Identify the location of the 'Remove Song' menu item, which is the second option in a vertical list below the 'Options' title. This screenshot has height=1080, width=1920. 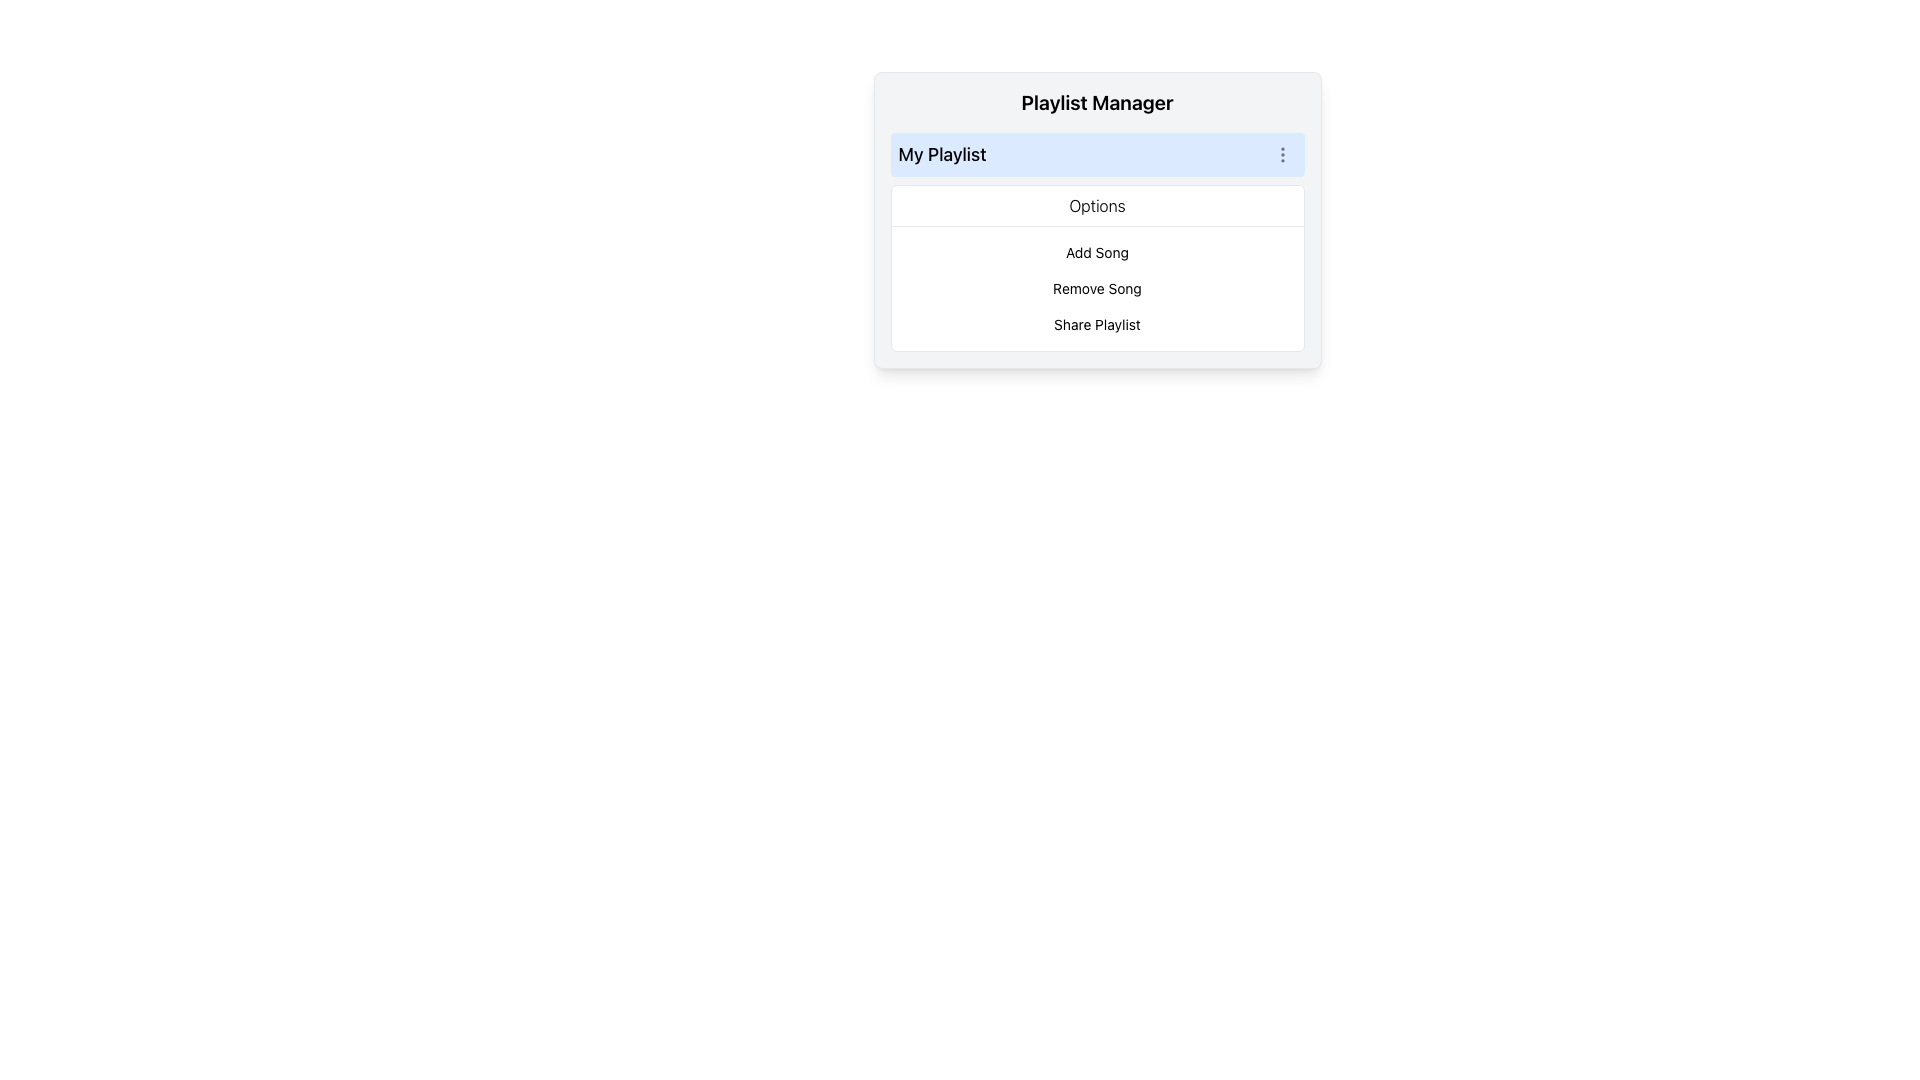
(1096, 289).